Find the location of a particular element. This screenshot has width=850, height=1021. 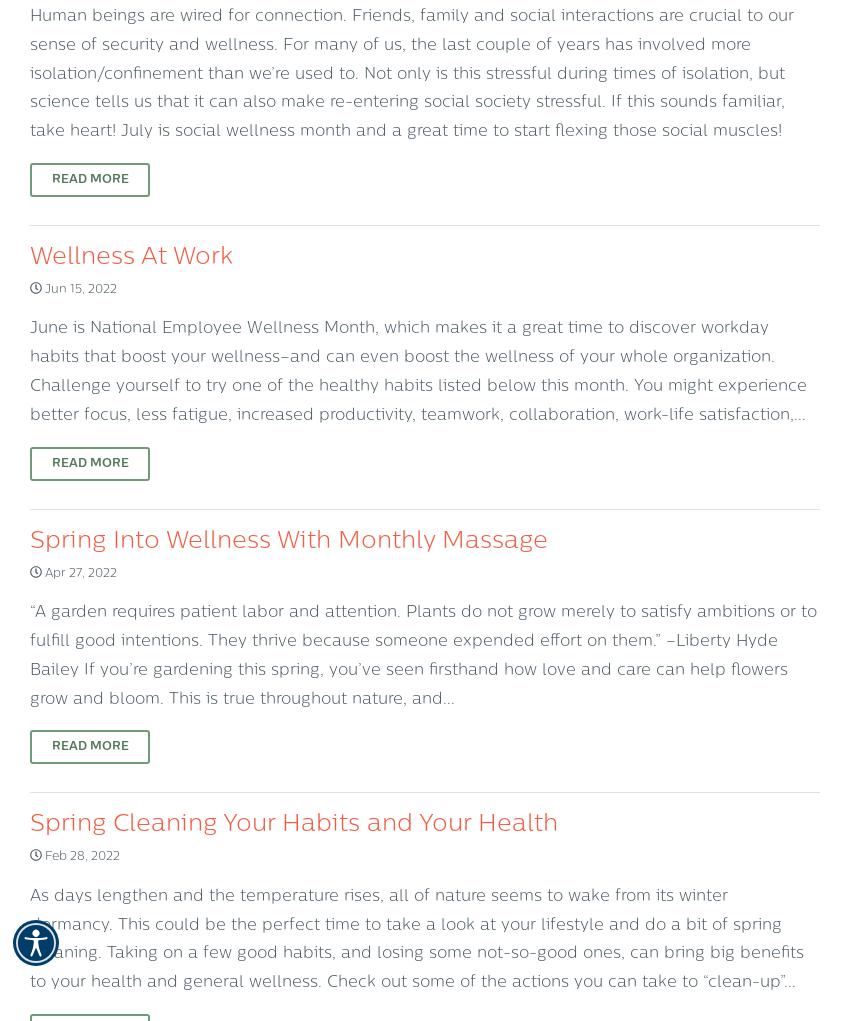

'As days lengthen and the temperature rises, all of nature seems to wake from its winter dormancy. This could be the perfect time to take a look at your lifestyle and do a bit of spring cleaning. Taking on a few good habits, and losing some not-so-good ones, can bring big benefits to your health and general wellness. Check out some of the actions you can take to “clean-up”...' is located at coordinates (417, 939).